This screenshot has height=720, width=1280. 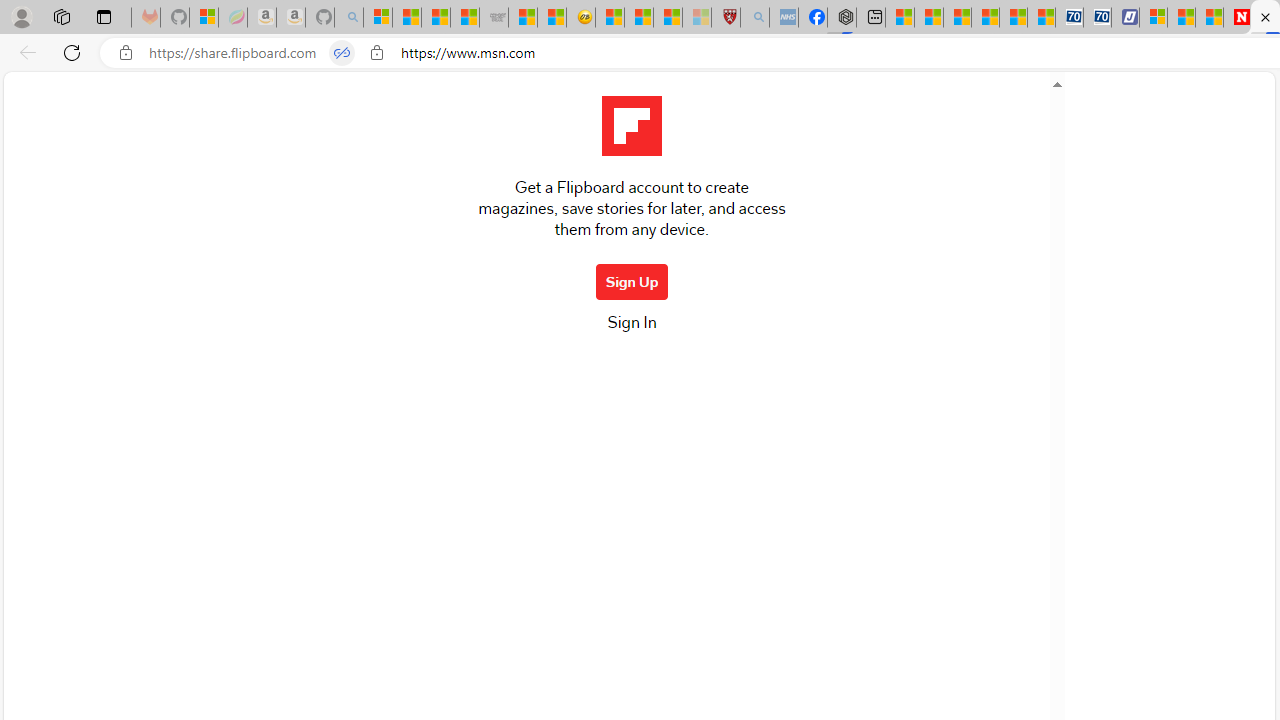 I want to click on 'Newsweek - News, Analysis, Politics, Business, Technology', so click(x=1236, y=17).